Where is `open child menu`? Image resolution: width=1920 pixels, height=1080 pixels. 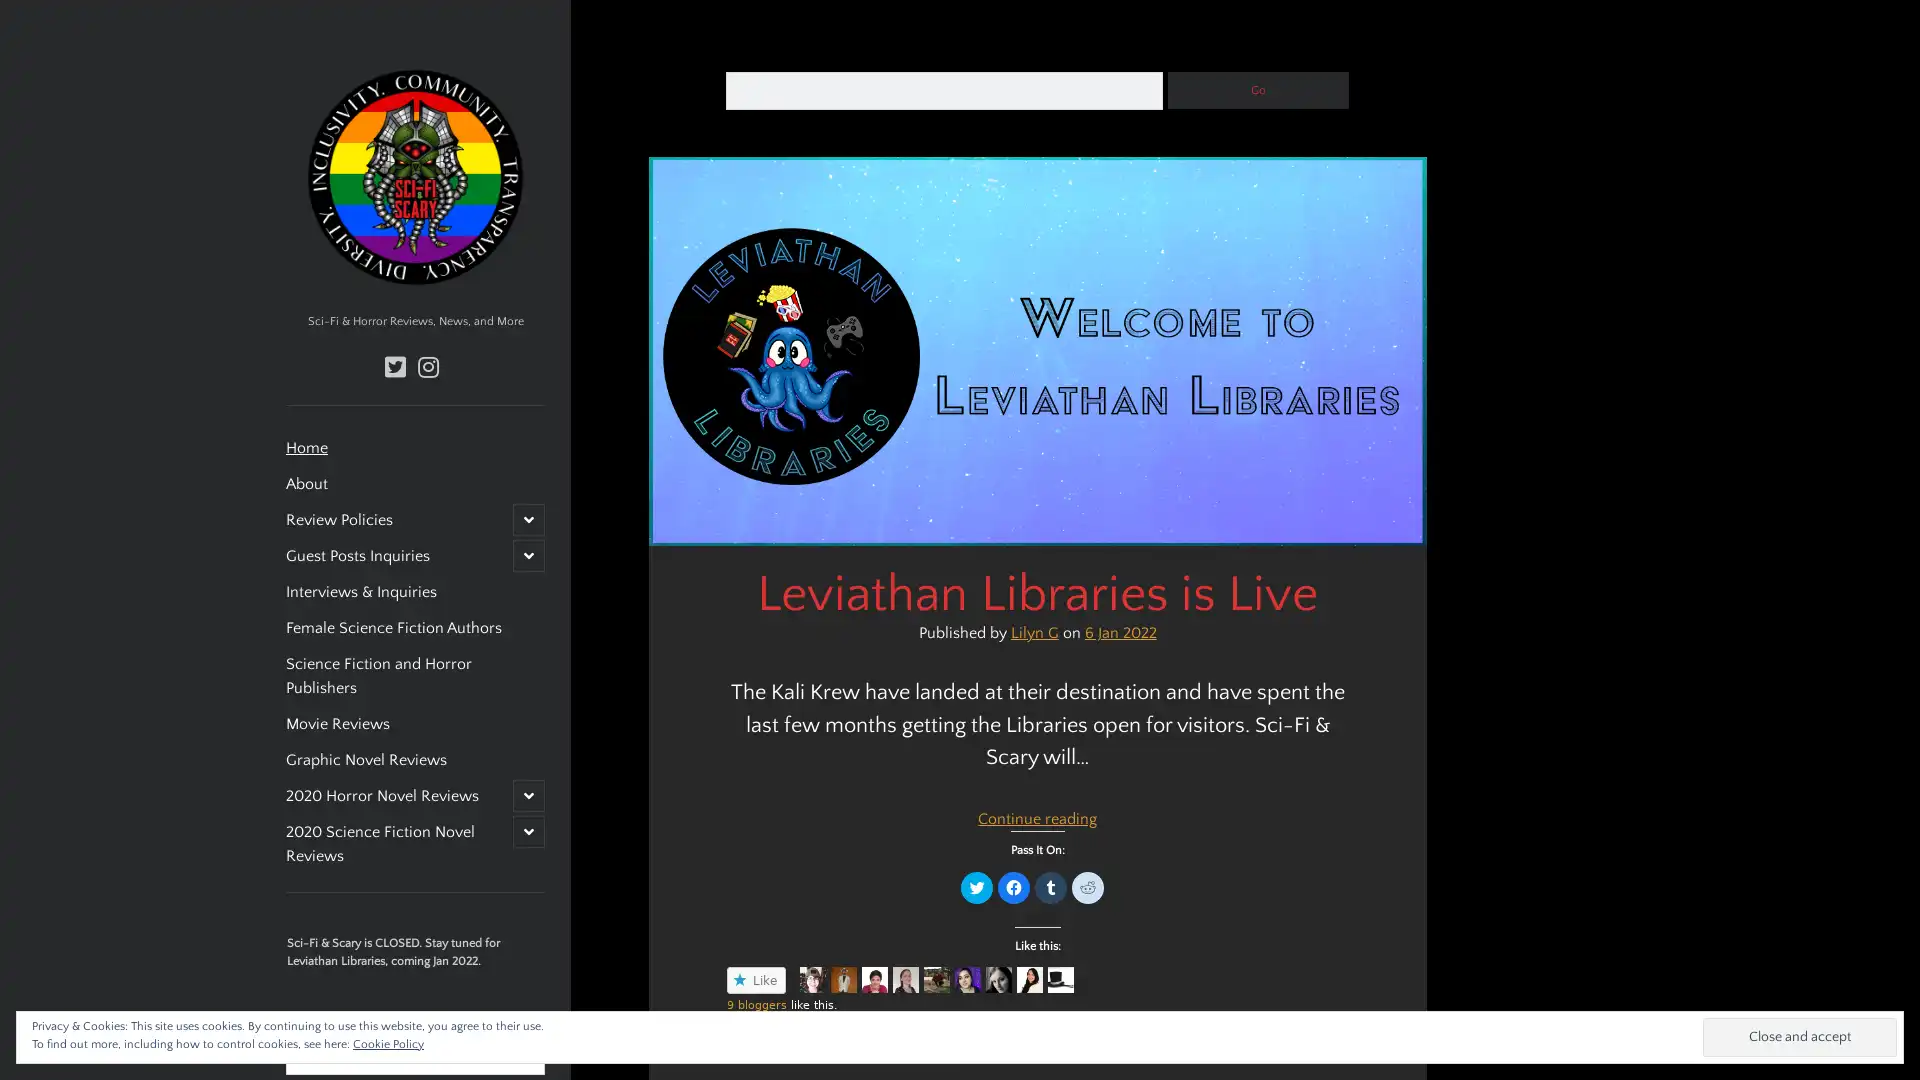
open child menu is located at coordinates (528, 832).